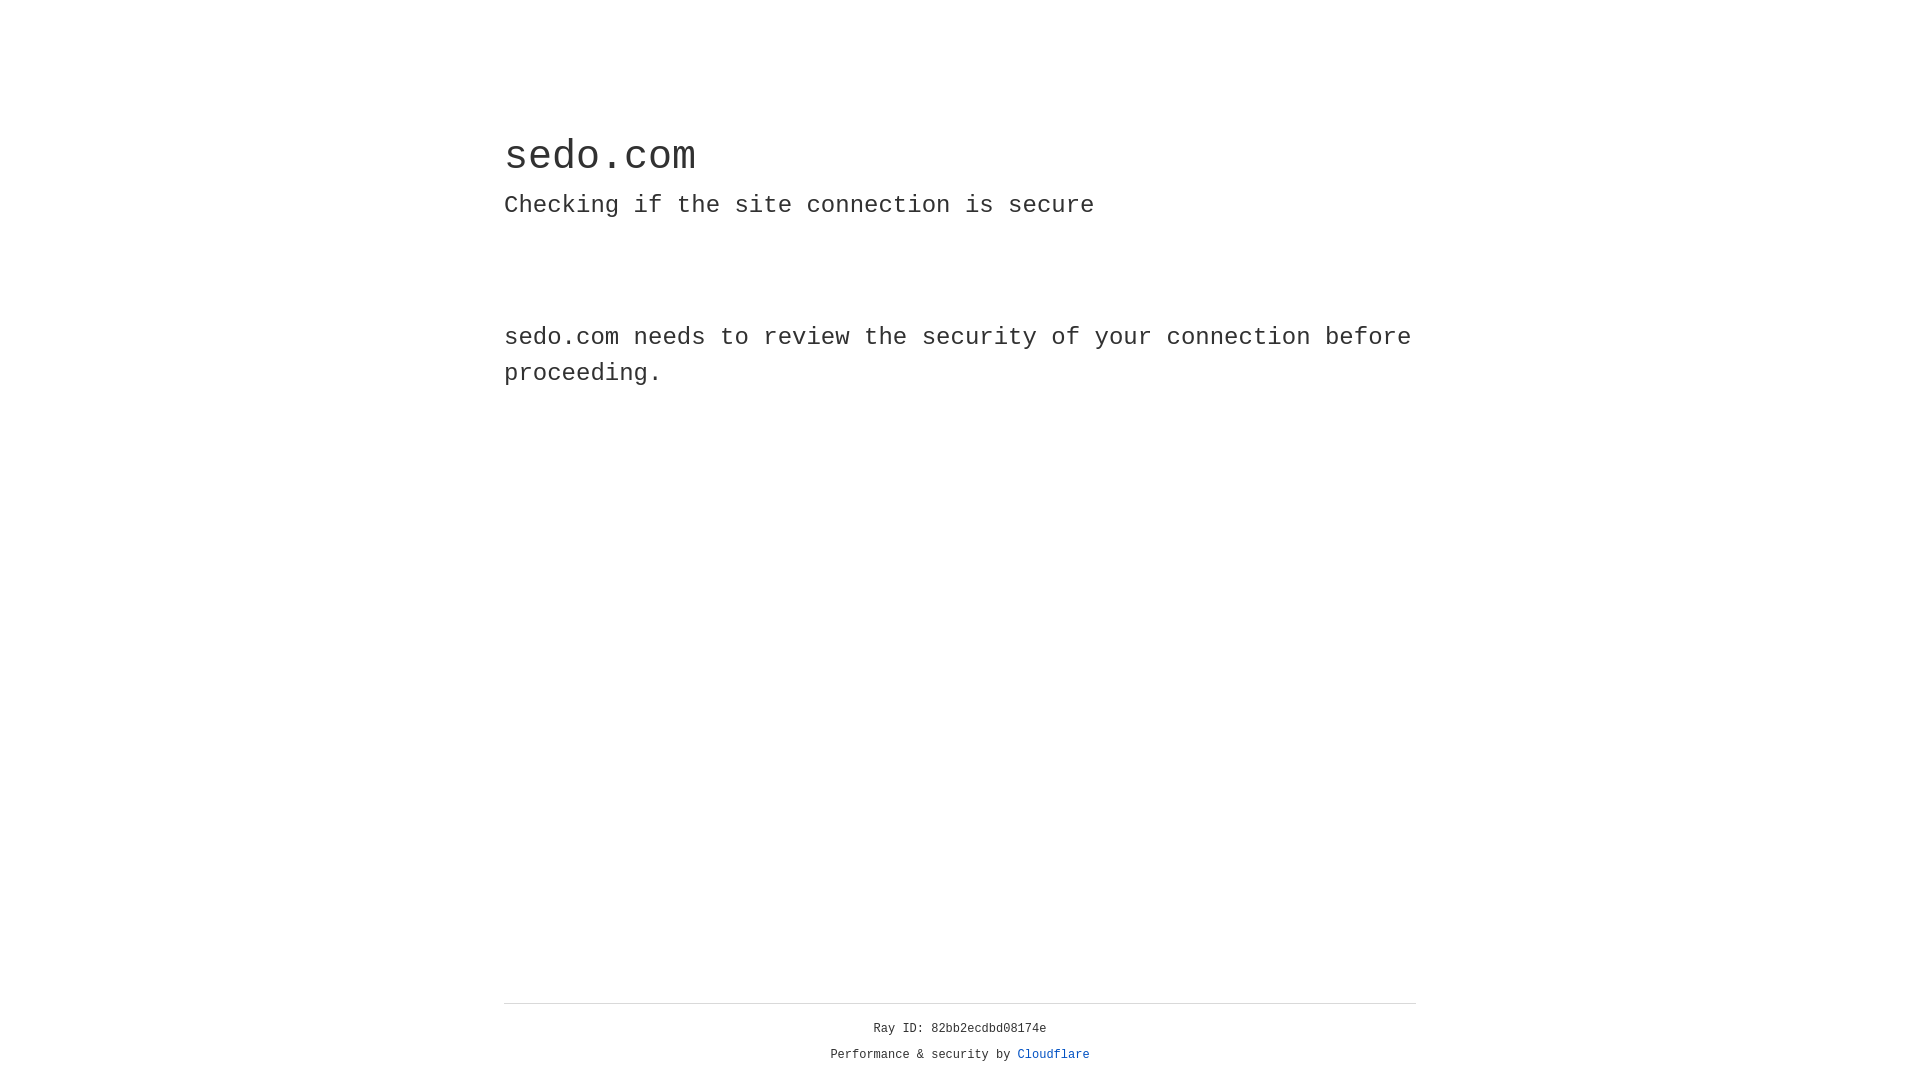 Image resolution: width=1920 pixels, height=1080 pixels. Describe the element at coordinates (1053, 1054) in the screenshot. I see `'Cloudflare'` at that location.